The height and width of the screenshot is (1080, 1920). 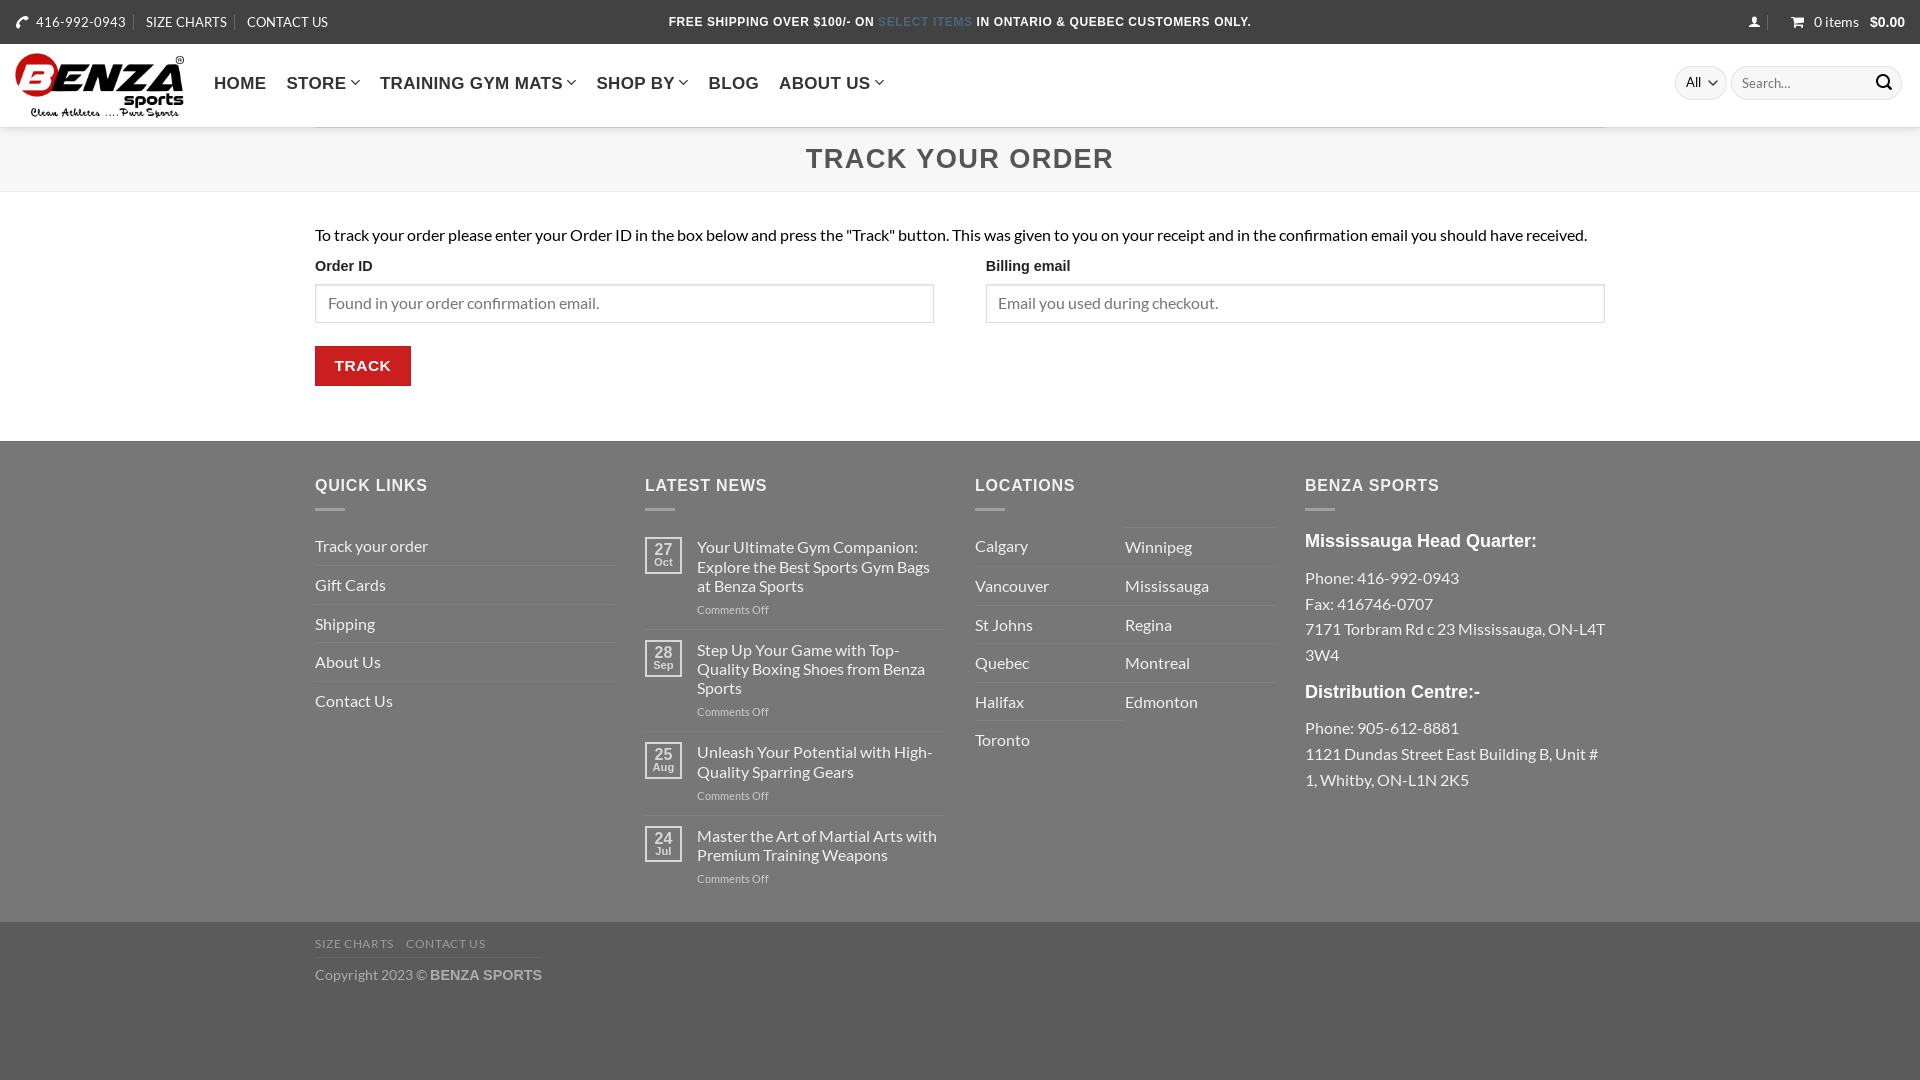 I want to click on '905-612-8881', so click(x=1406, y=727).